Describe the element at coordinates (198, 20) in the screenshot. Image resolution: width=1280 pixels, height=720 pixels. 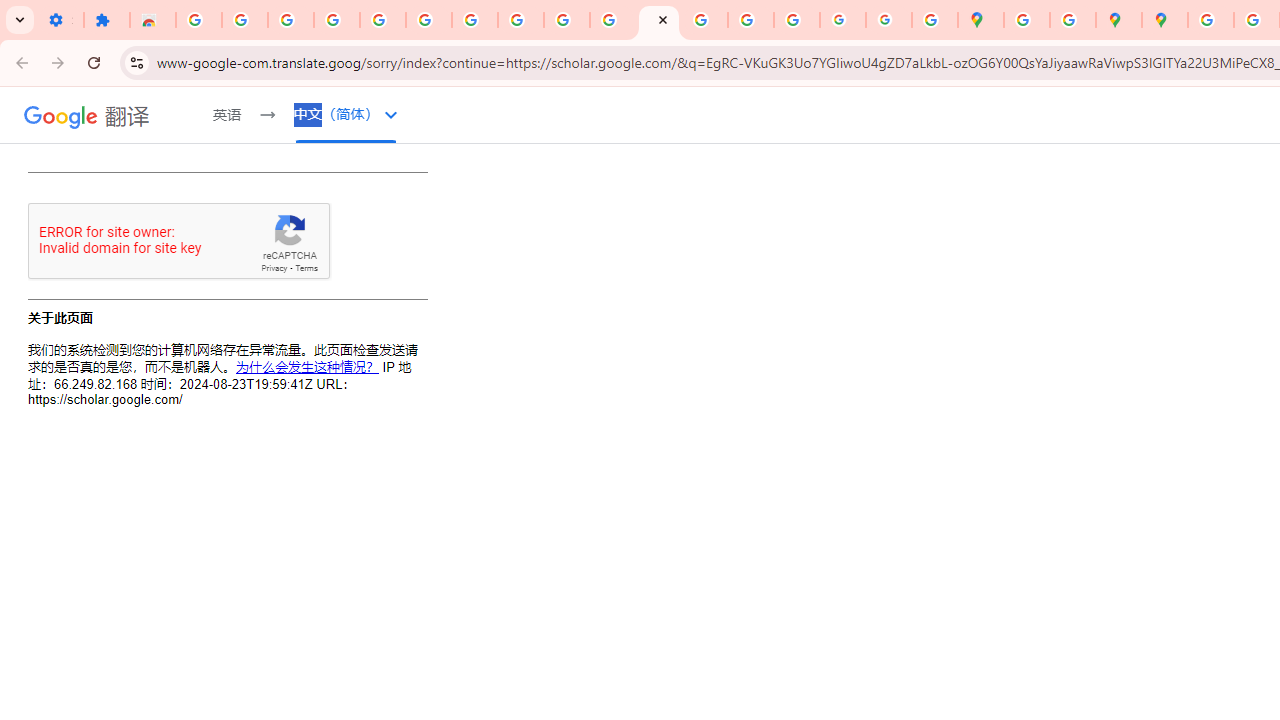
I see `'Sign in - Google Accounts'` at that location.